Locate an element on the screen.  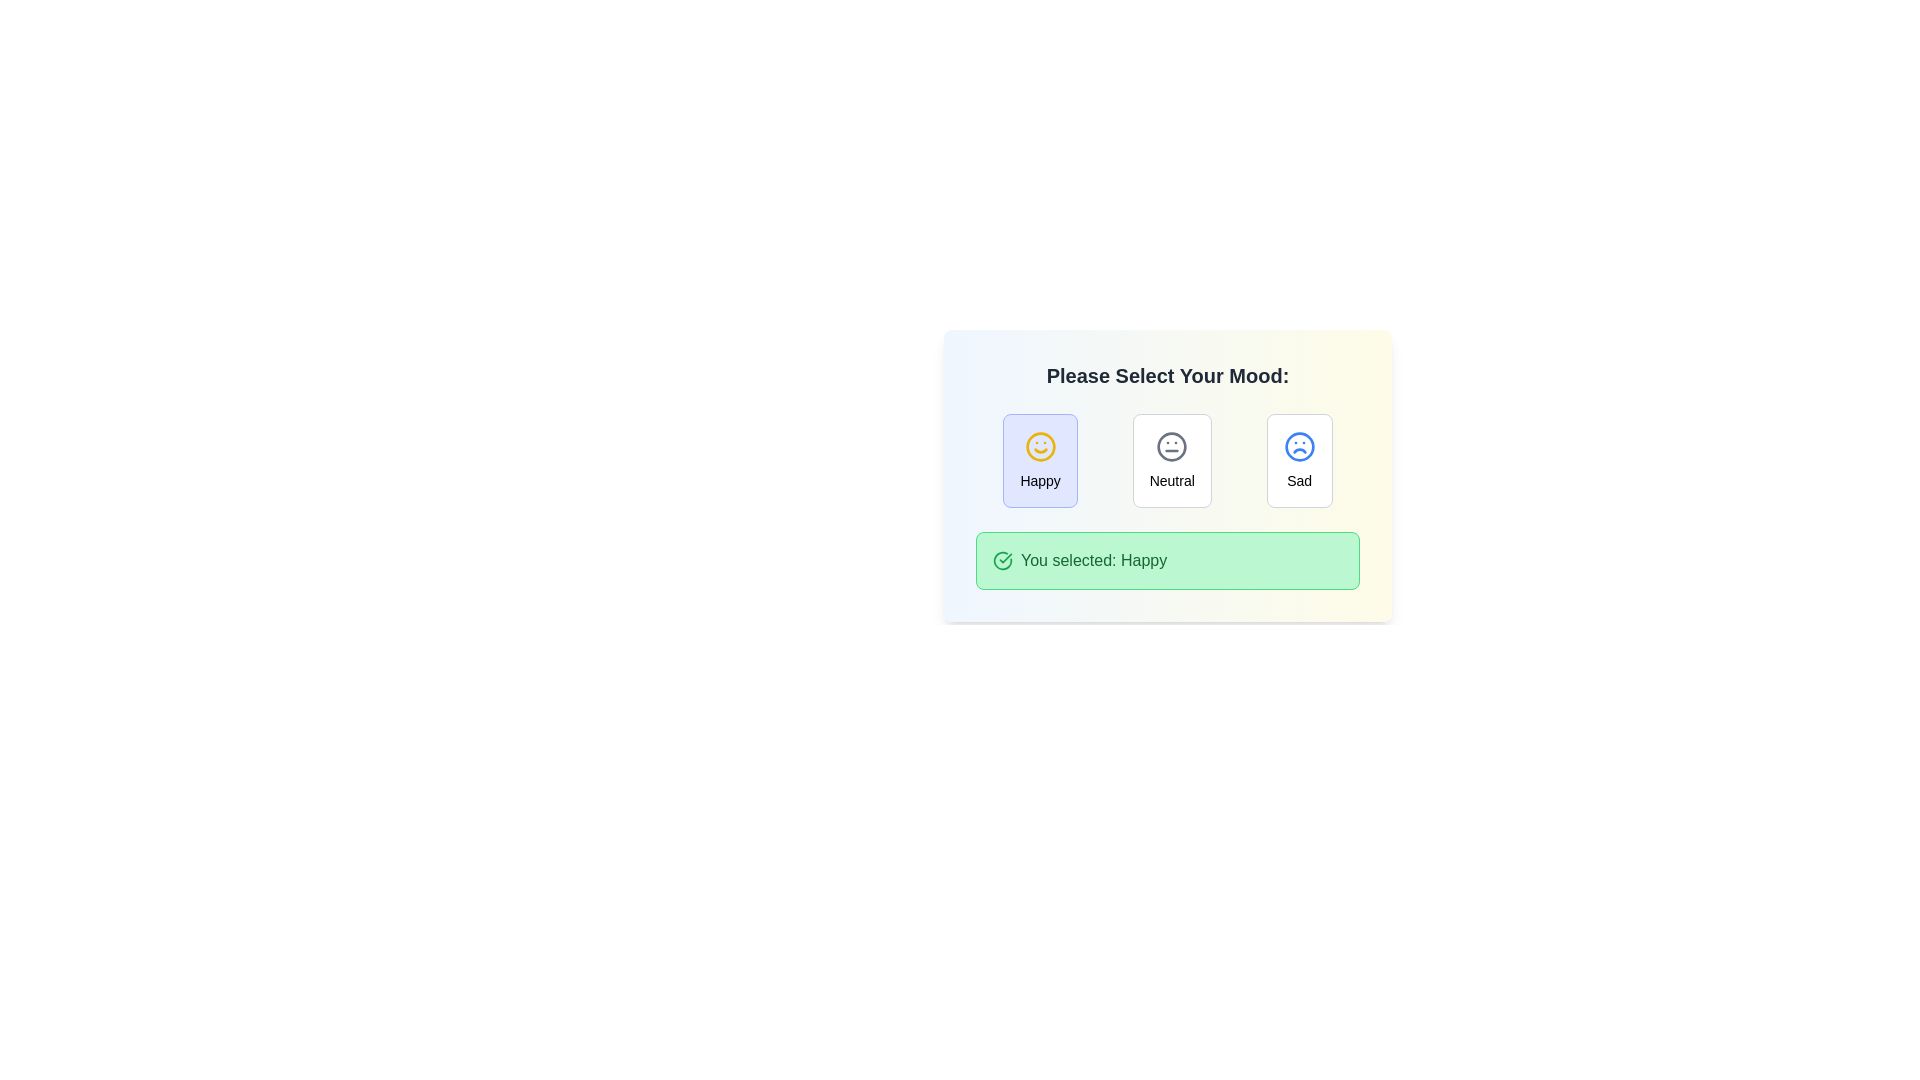
the 'Happy' button, which has a light indigo background, rounded borders, and features a yellow smiley face icon at the top-center with the text 'Happy' below it is located at coordinates (1040, 461).